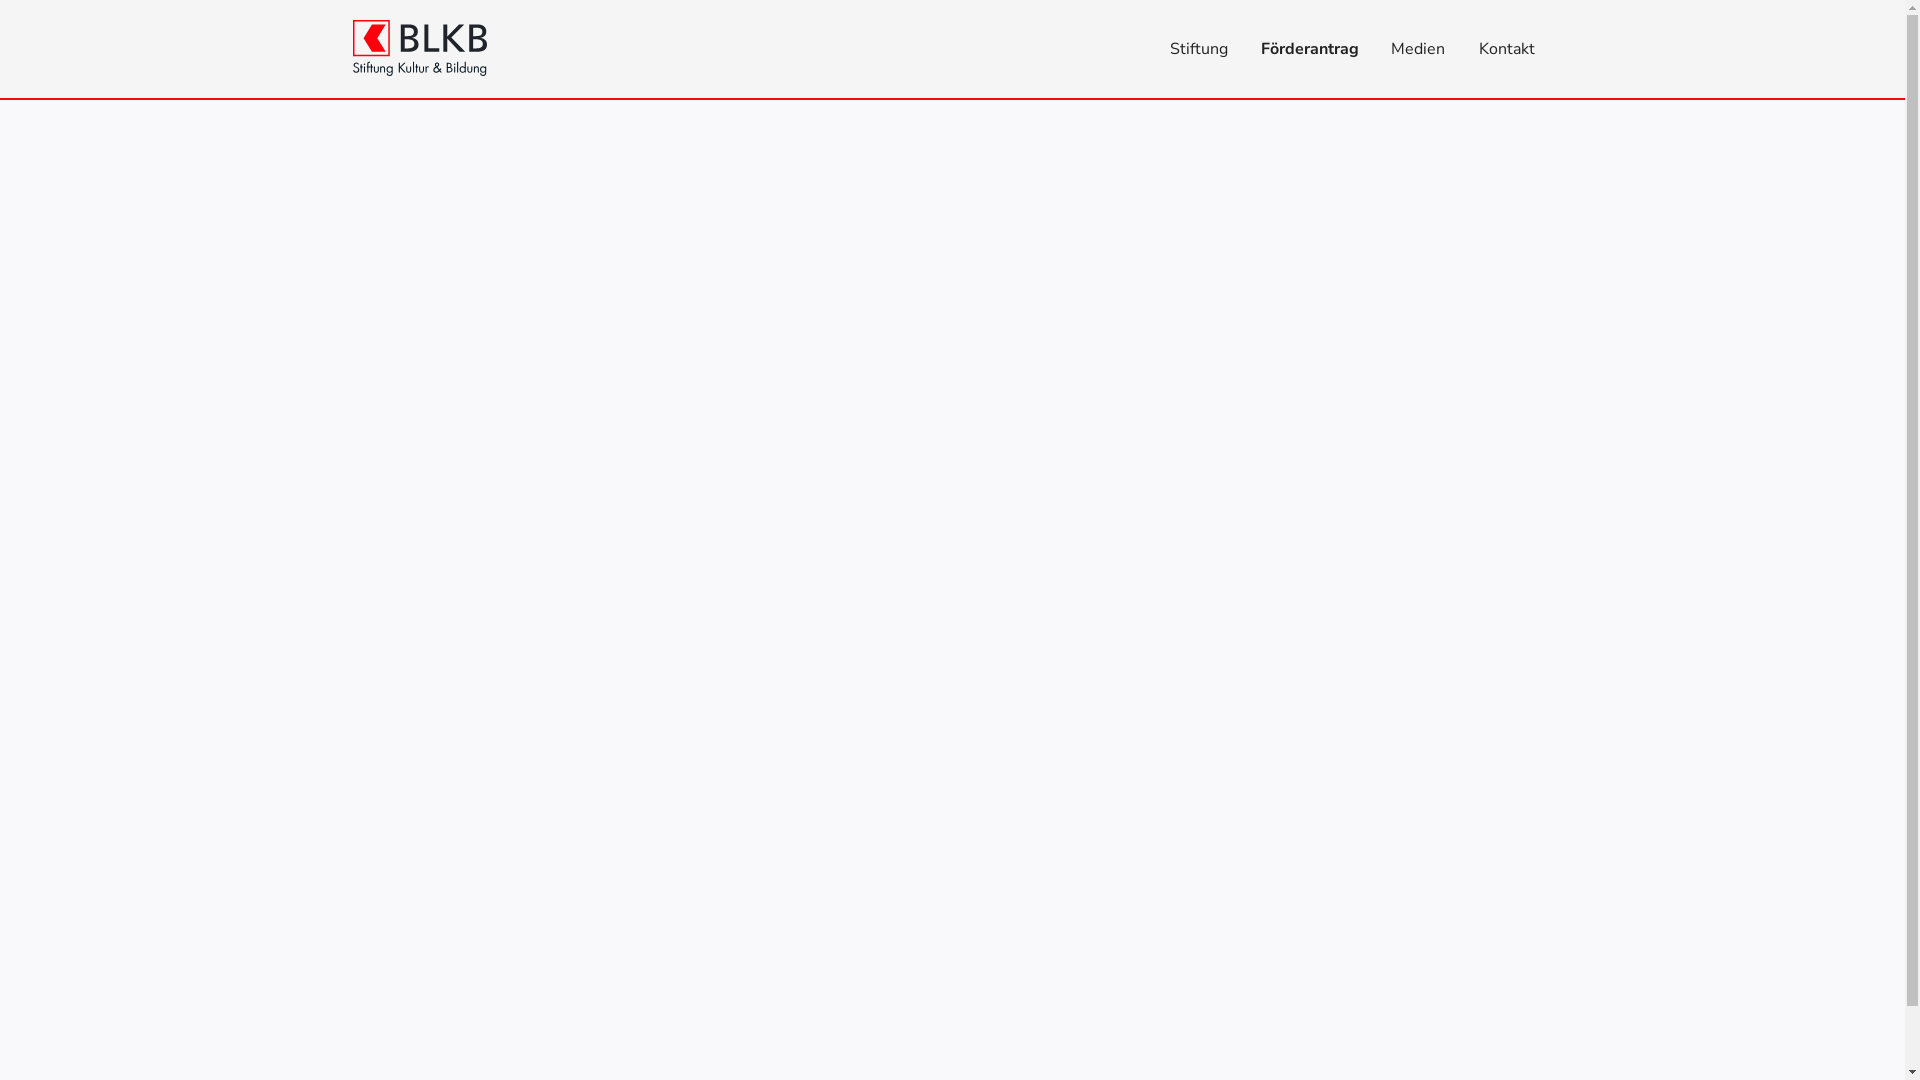  Describe the element at coordinates (1462, 47) in the screenshot. I see `'Kontakt'` at that location.